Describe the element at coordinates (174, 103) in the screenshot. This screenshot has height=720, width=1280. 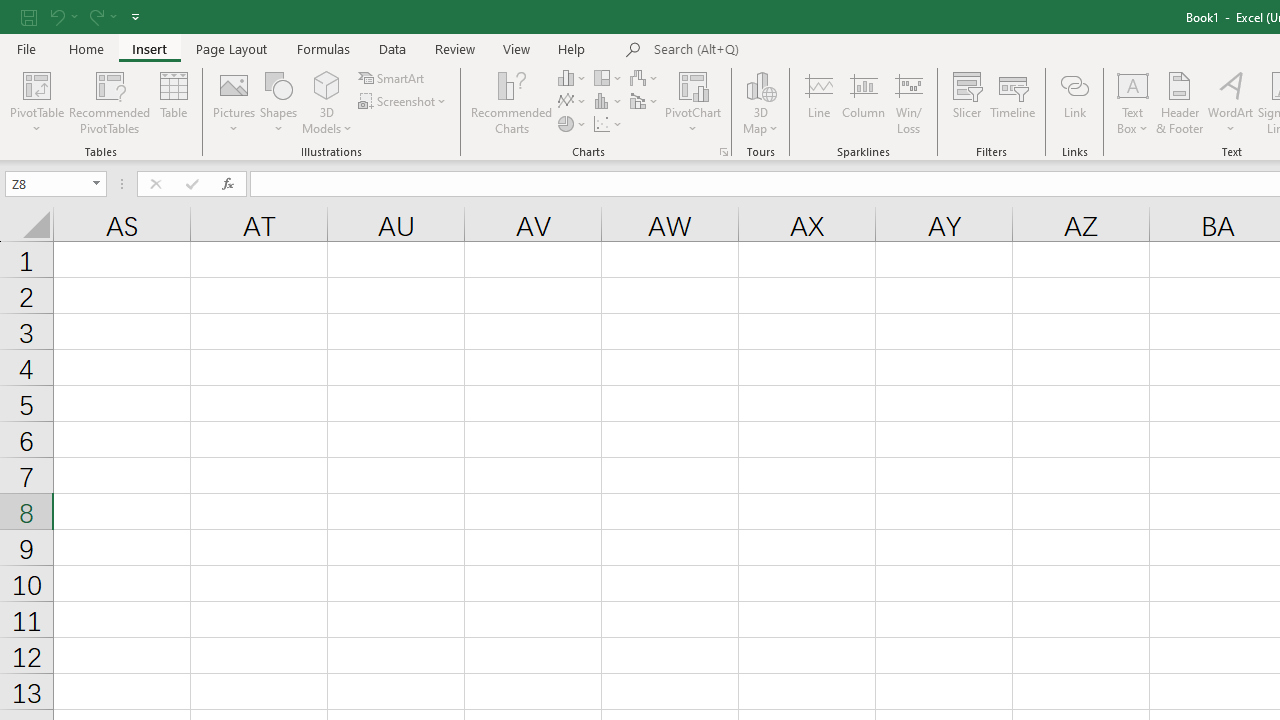
I see `'Table'` at that location.